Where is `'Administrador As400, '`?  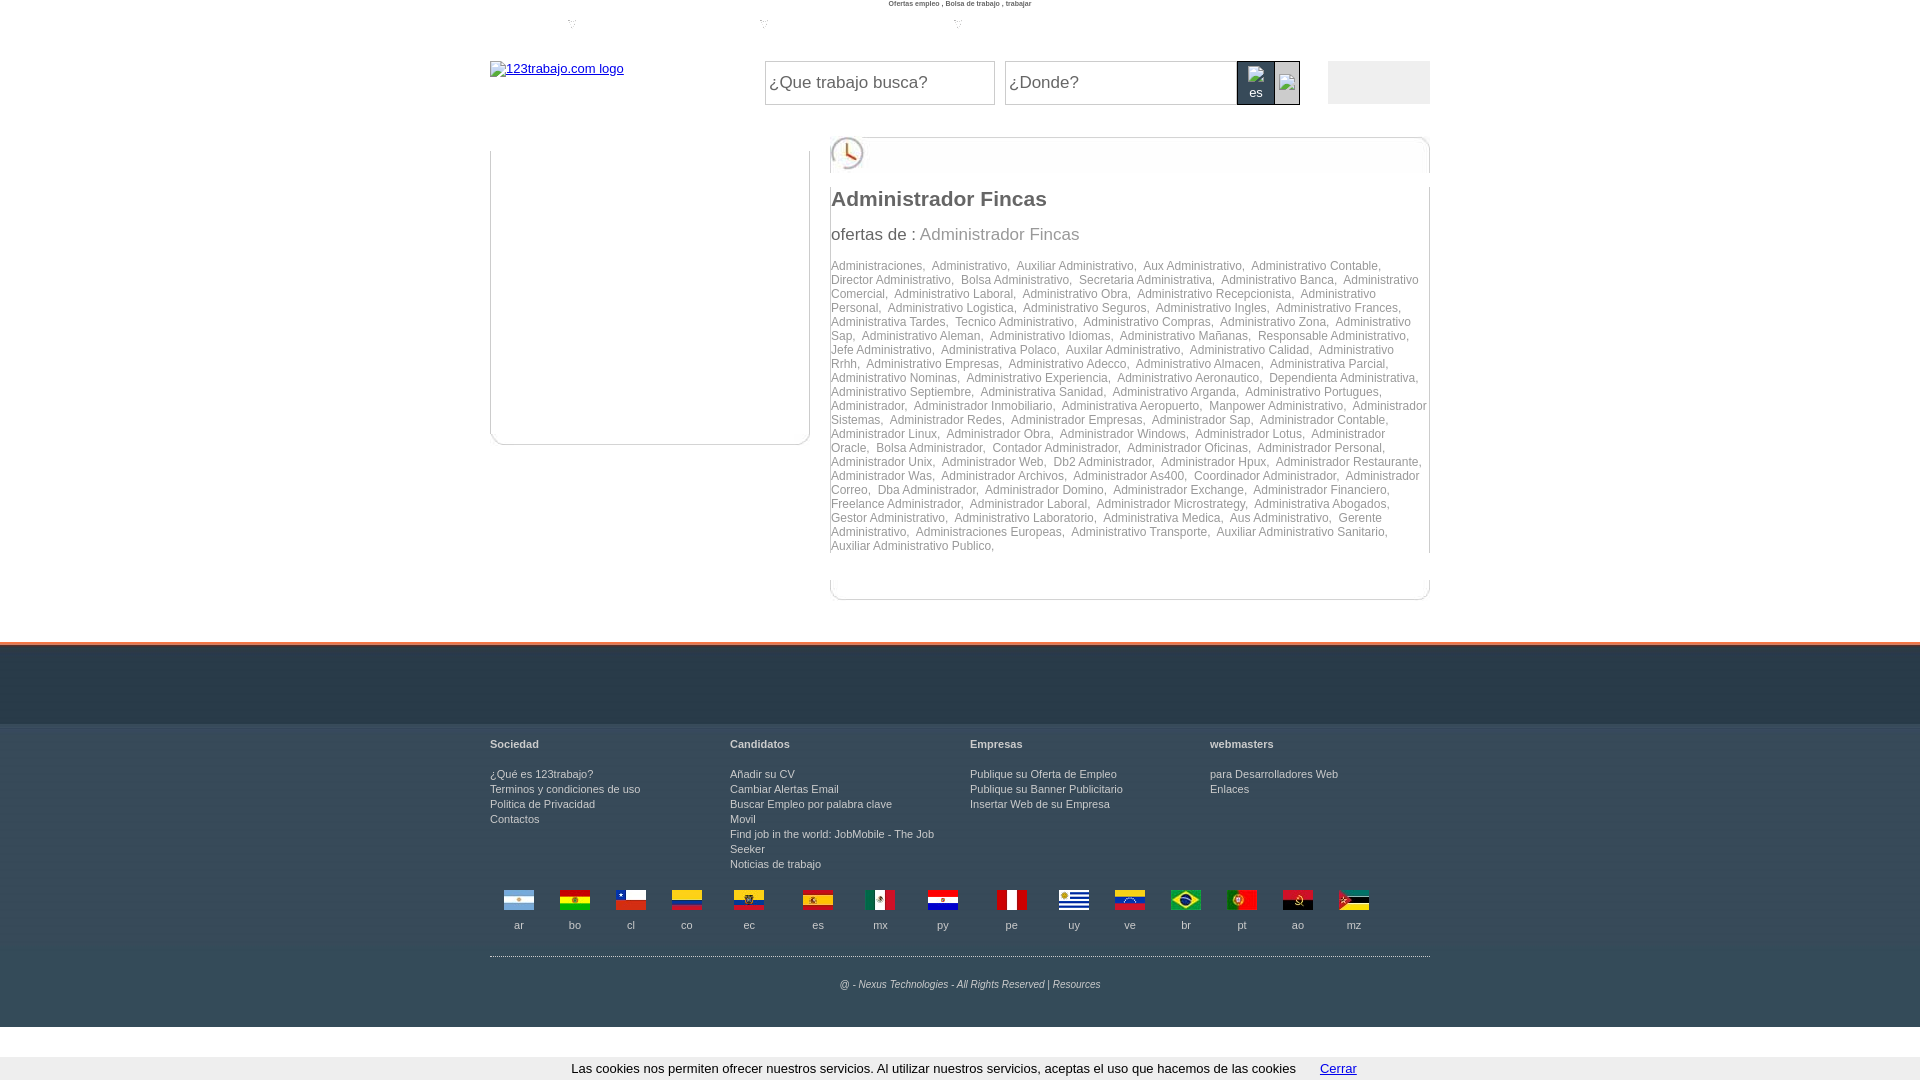 'Administrador As400, ' is located at coordinates (1133, 475).